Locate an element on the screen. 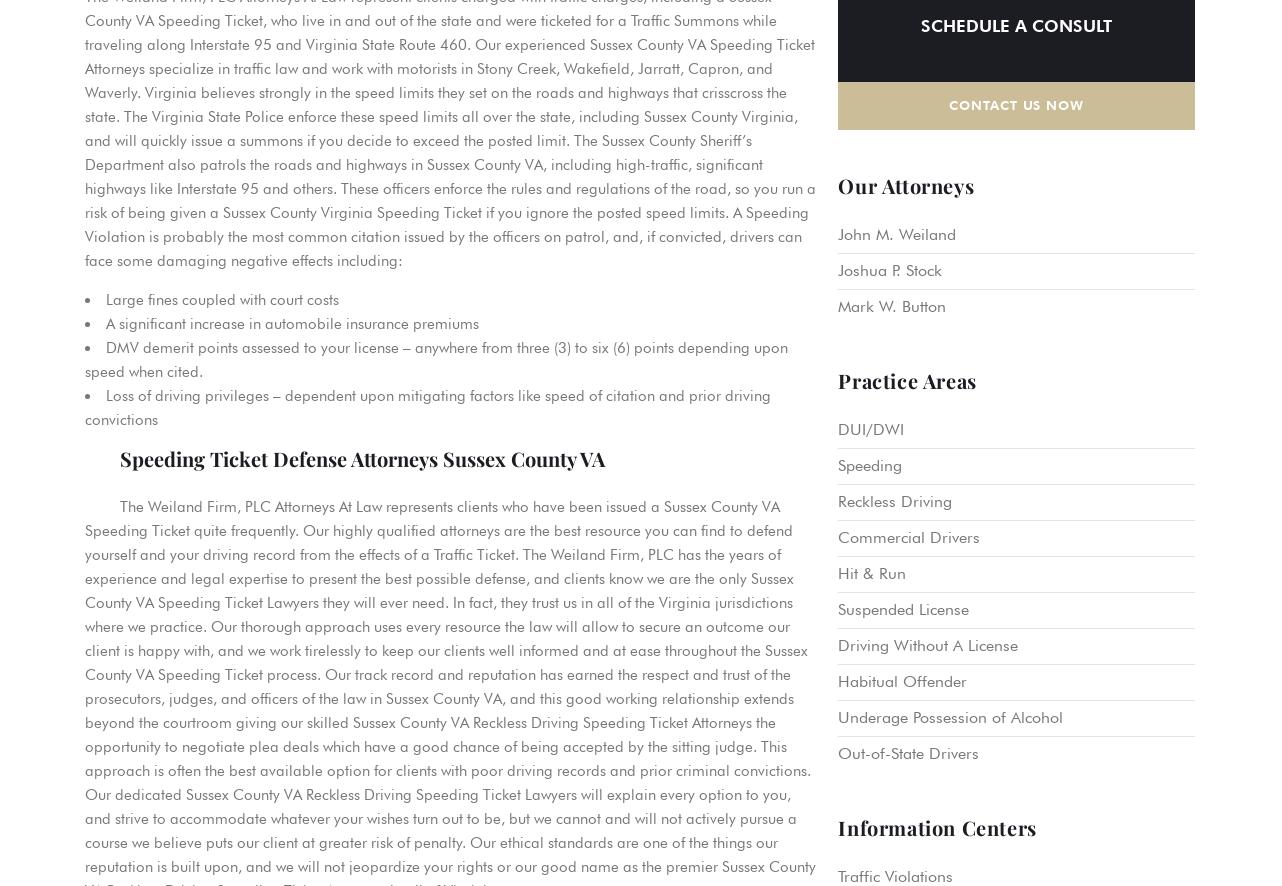  'Practice Areas' is located at coordinates (837, 379).